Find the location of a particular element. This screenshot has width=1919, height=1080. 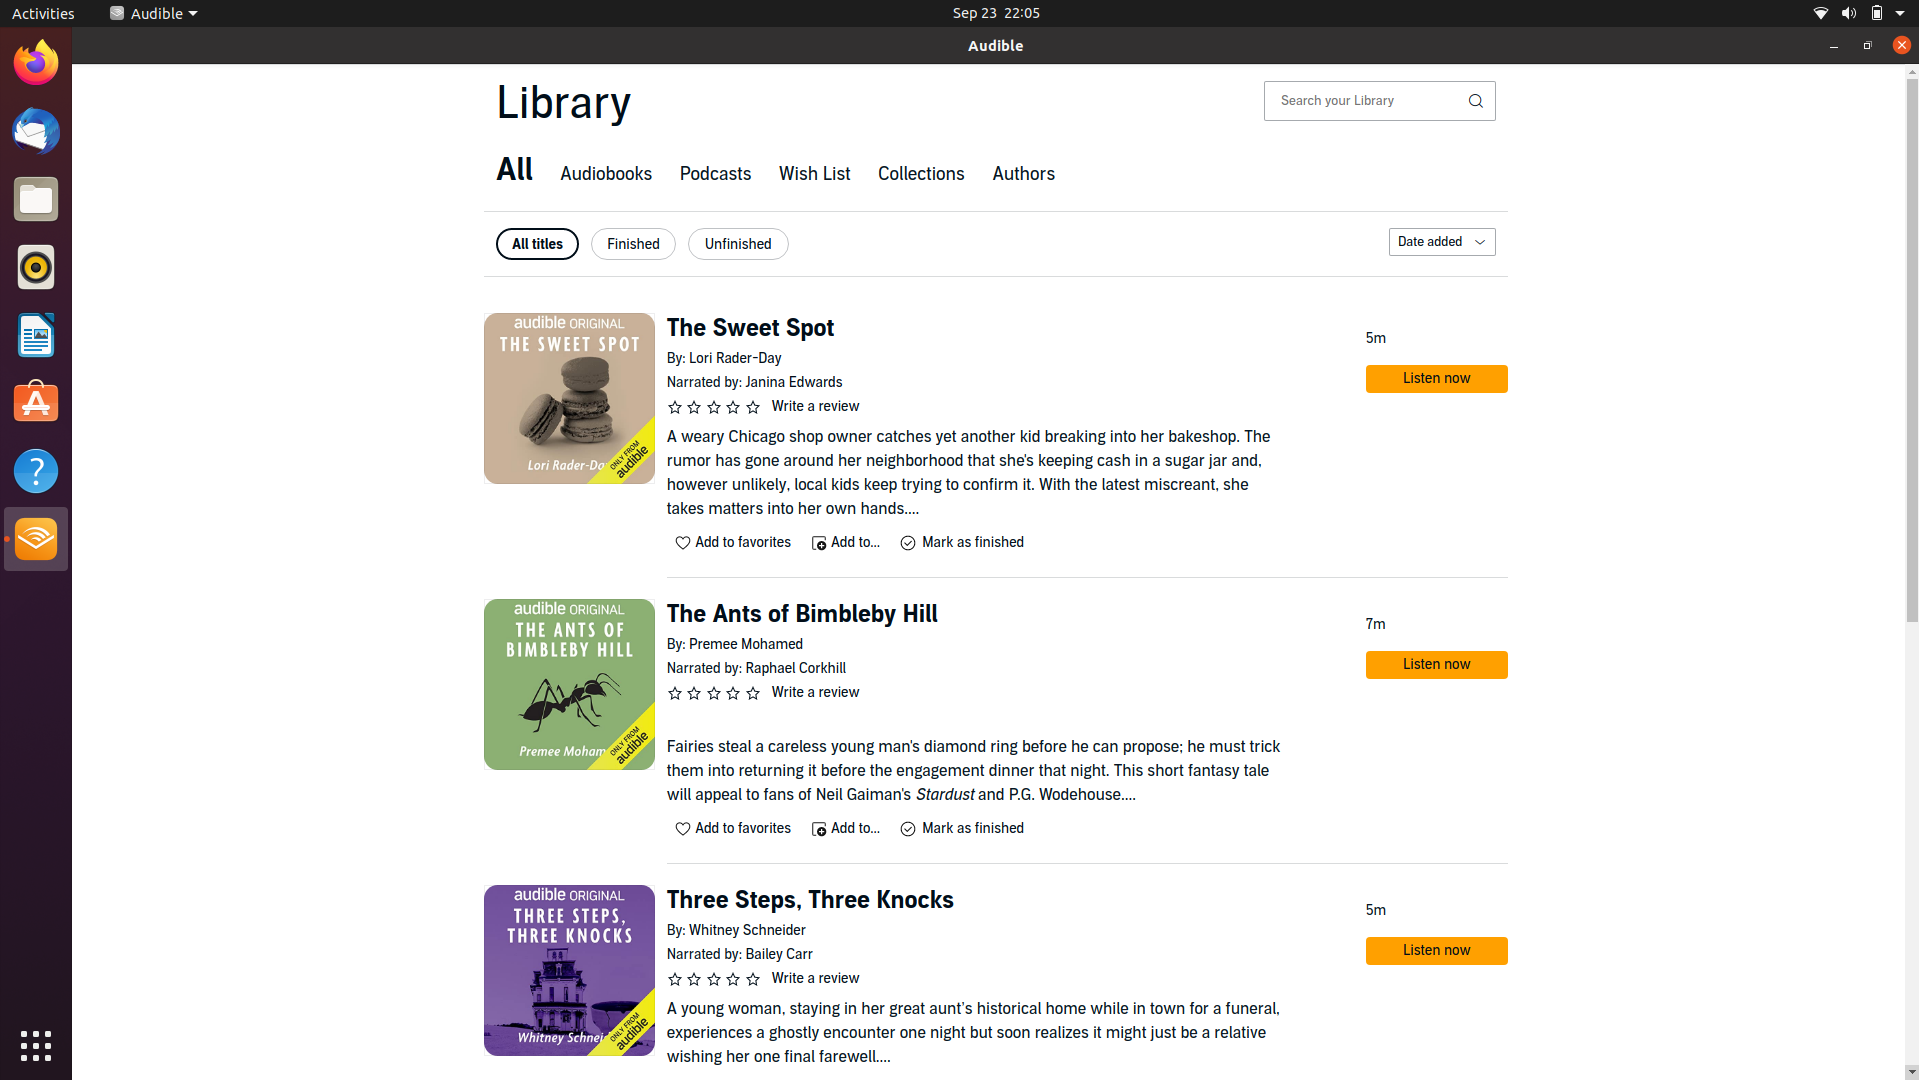

"Ants of Bimbleby Hill" in favourited items list is located at coordinates (733, 828).